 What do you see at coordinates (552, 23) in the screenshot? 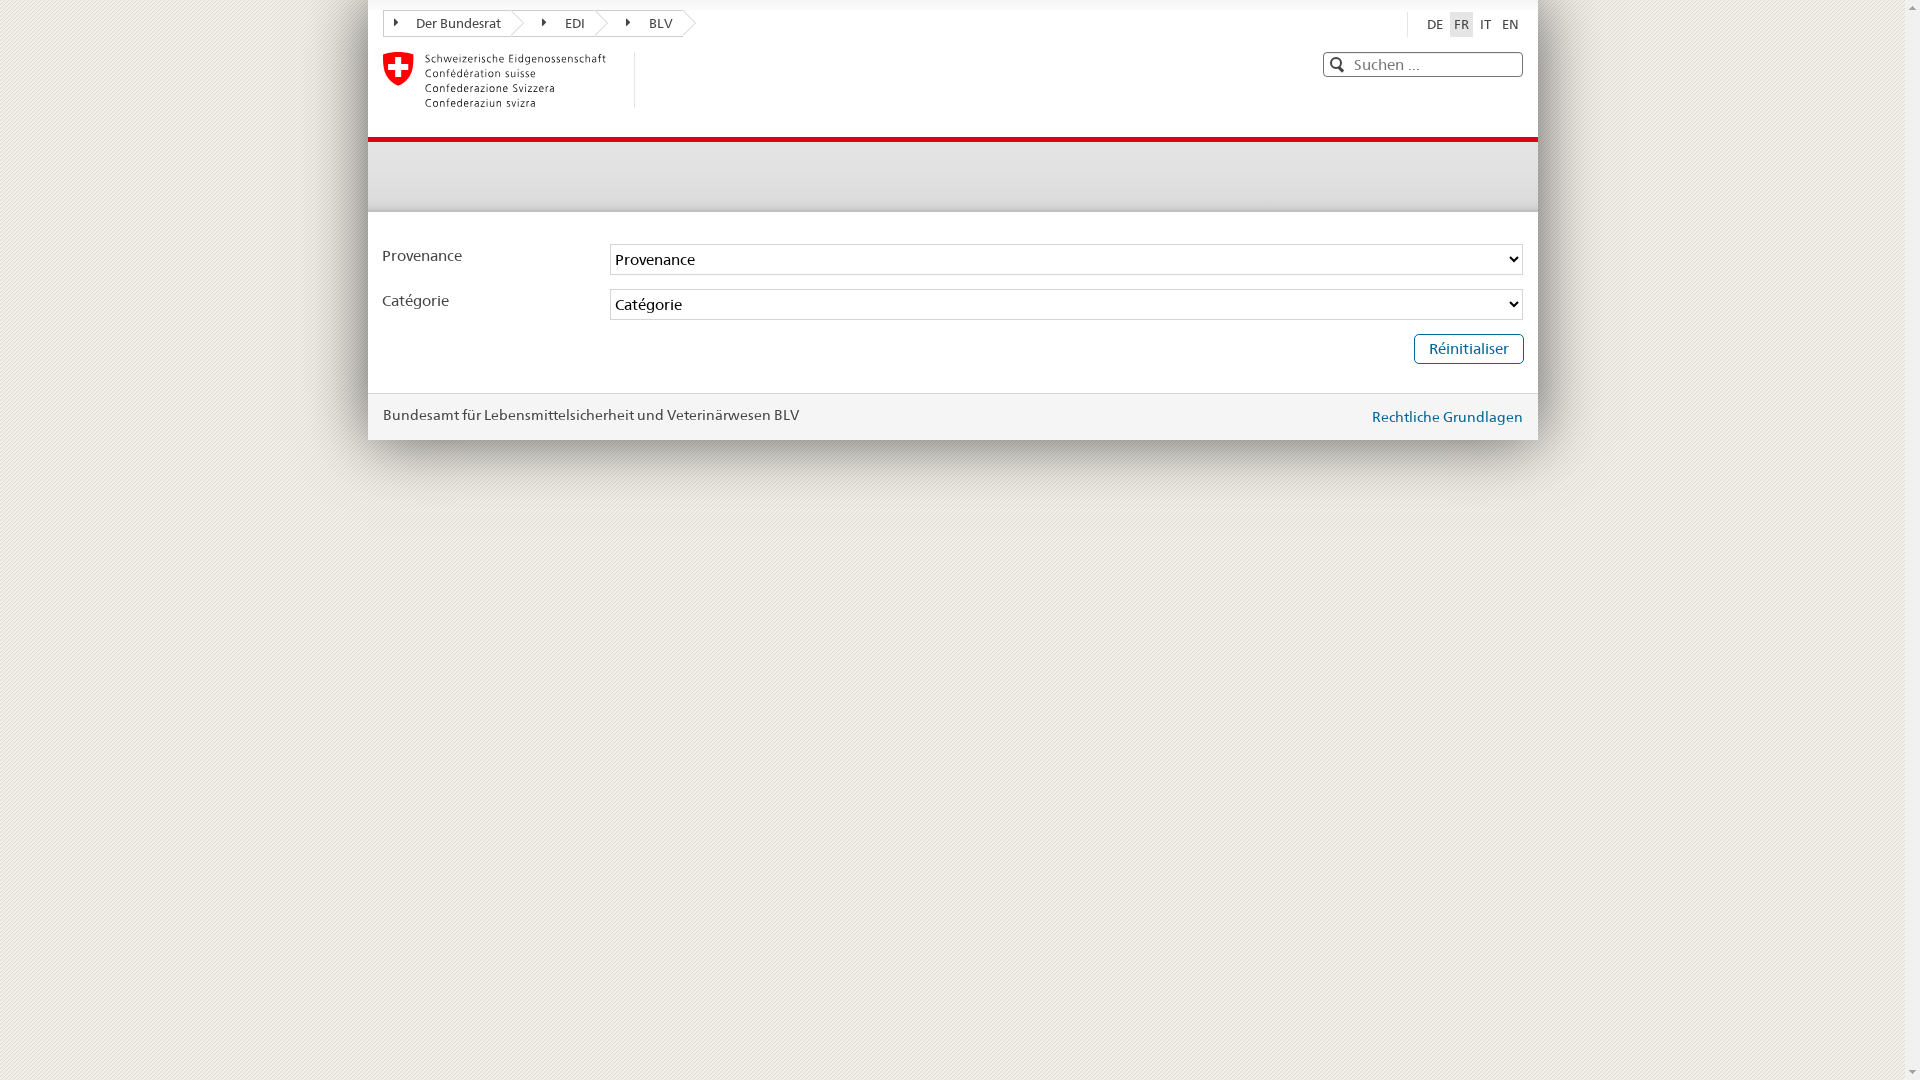
I see `'EDI'` at bounding box center [552, 23].